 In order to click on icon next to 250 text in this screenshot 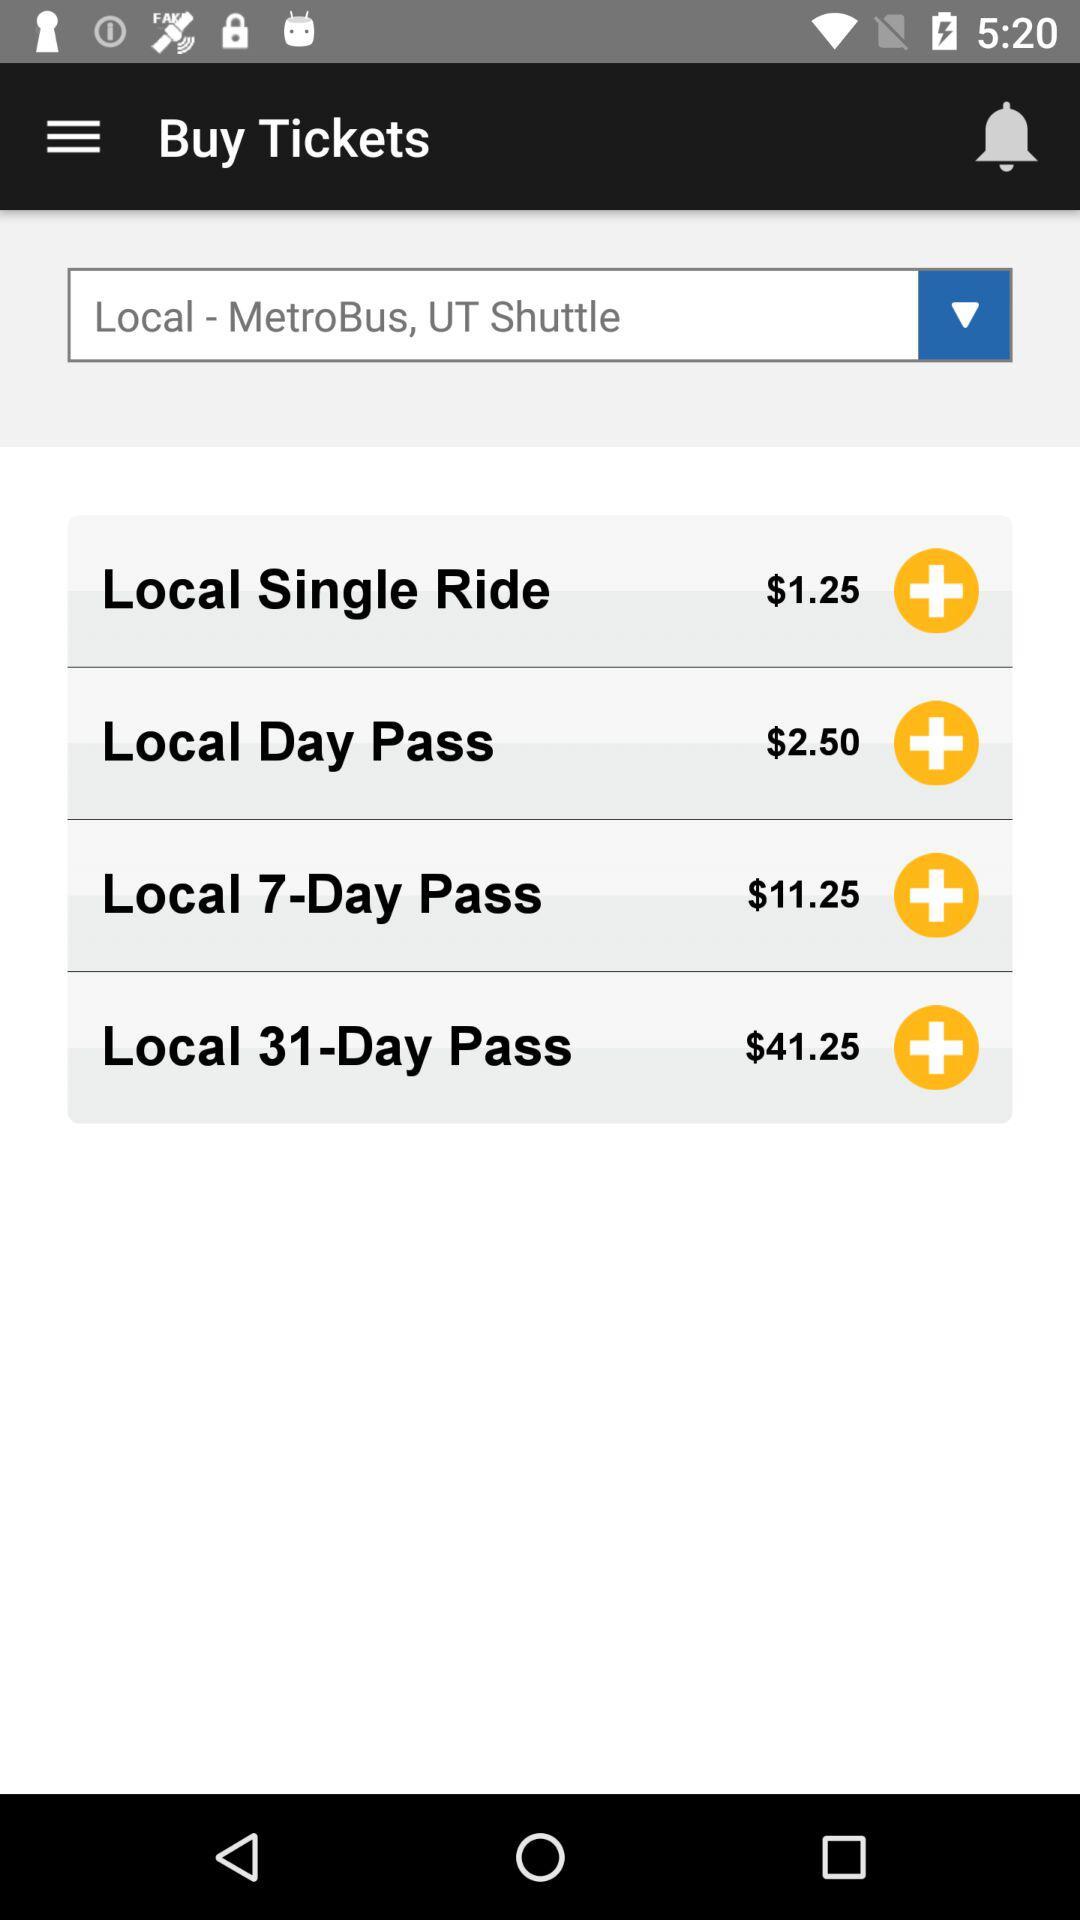, I will do `click(936, 742)`.